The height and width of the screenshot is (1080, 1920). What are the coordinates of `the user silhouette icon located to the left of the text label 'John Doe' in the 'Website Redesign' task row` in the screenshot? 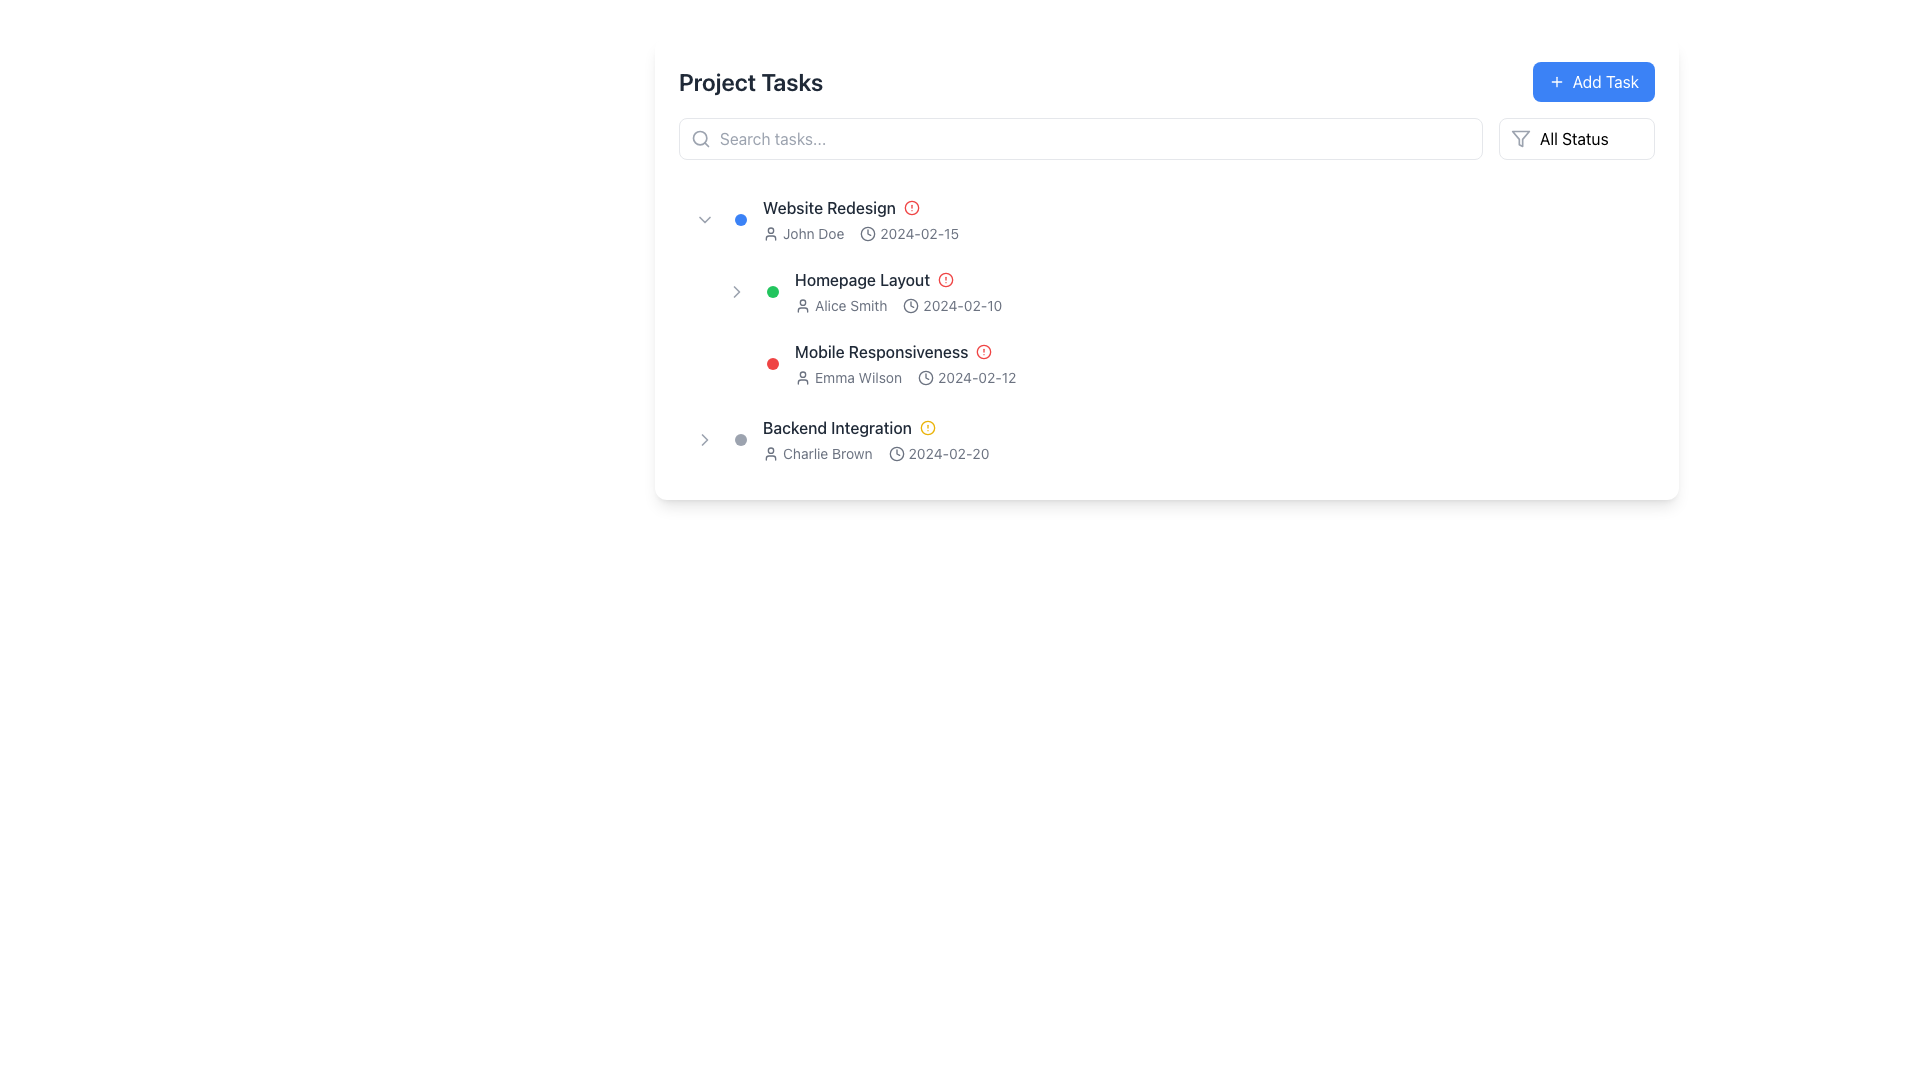 It's located at (770, 233).